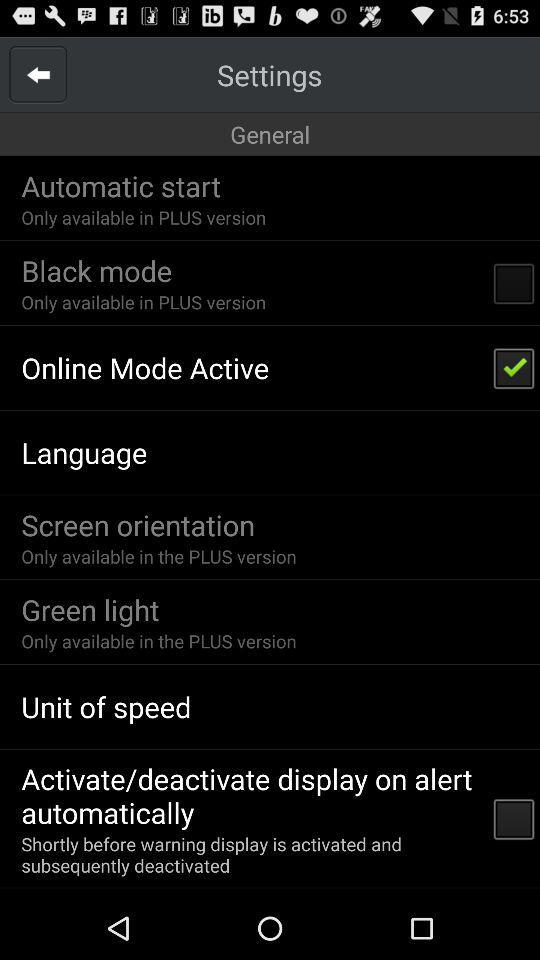 The width and height of the screenshot is (540, 960). I want to click on return to the previous screen, so click(38, 74).